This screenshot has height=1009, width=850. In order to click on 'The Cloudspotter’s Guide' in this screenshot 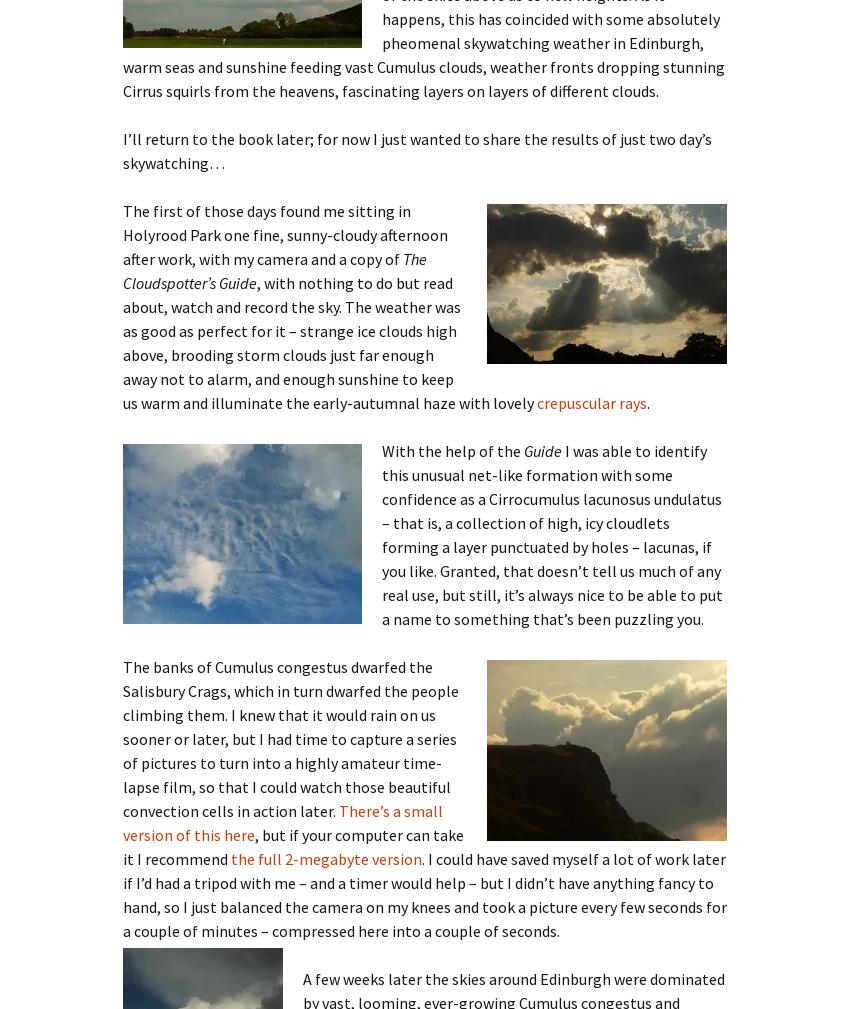, I will do `click(273, 269)`.